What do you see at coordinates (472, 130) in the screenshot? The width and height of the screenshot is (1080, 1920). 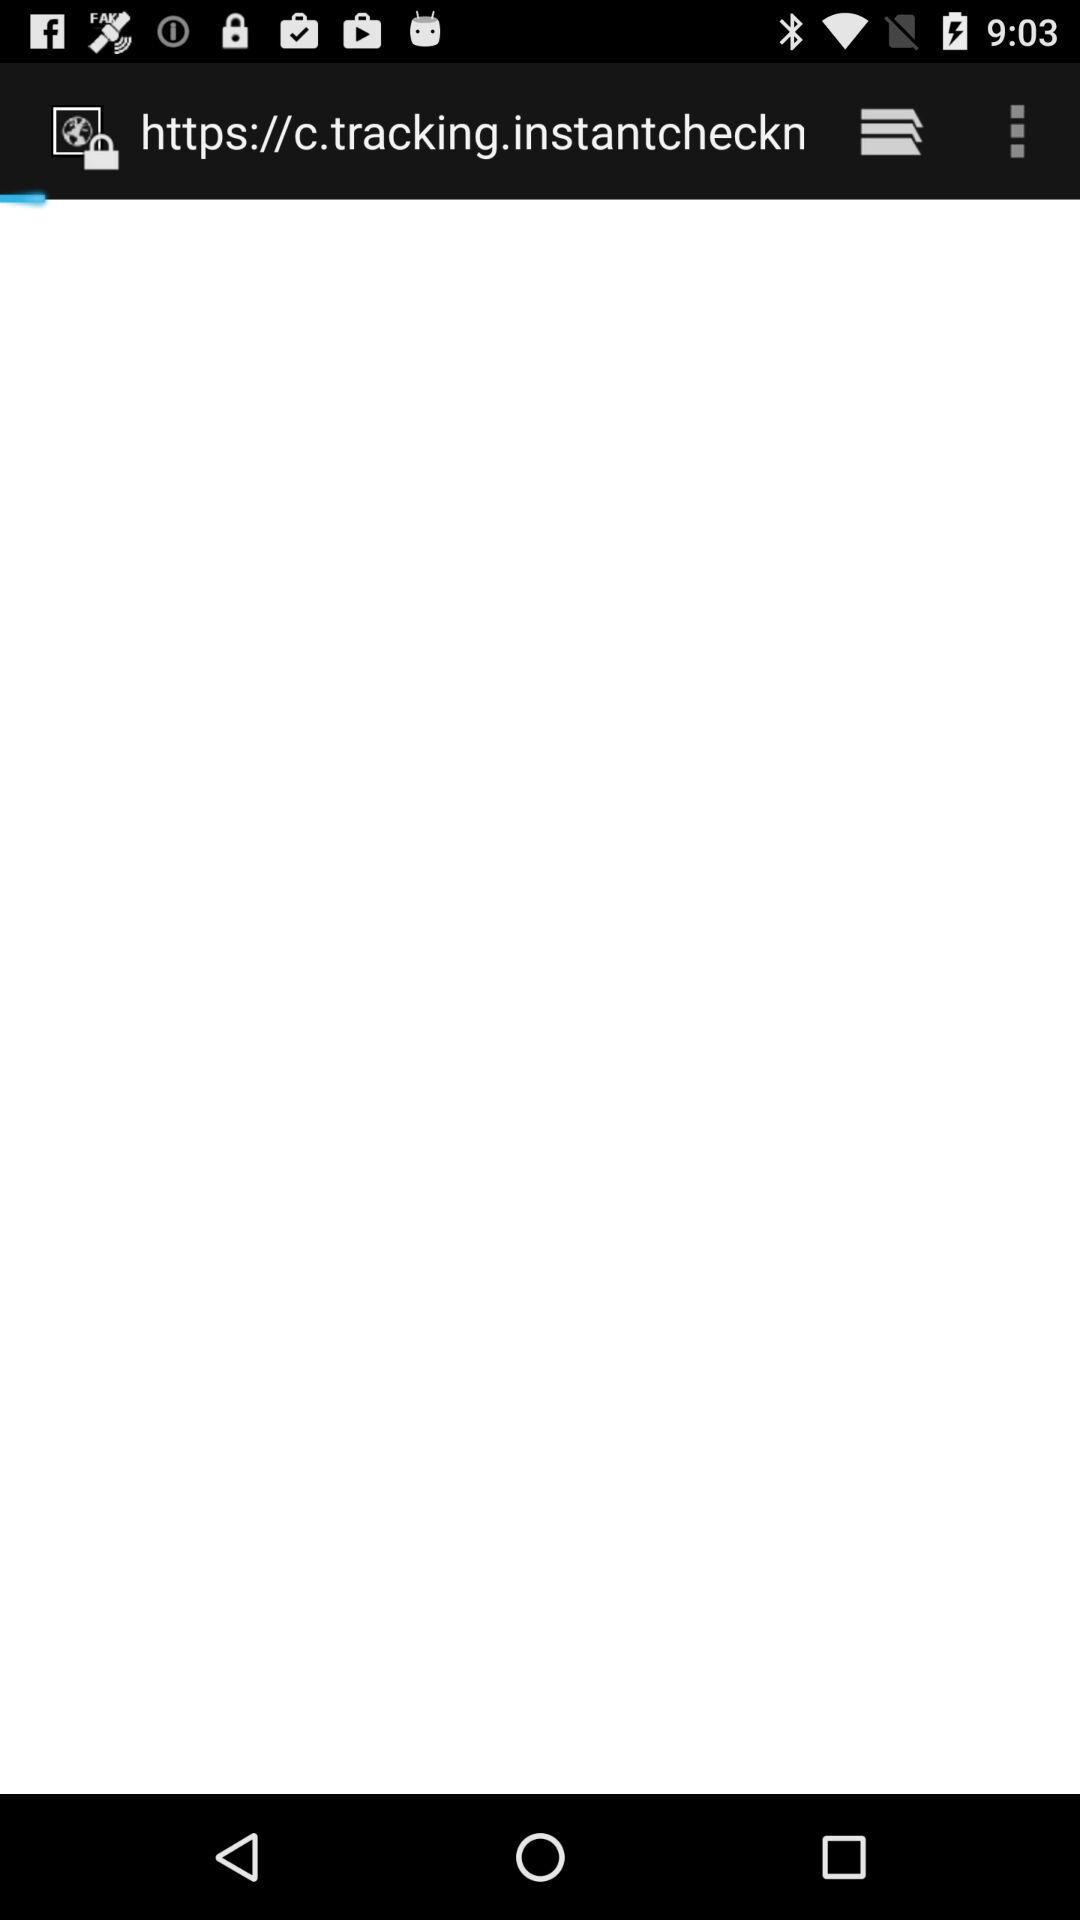 I see `the https www phone` at bounding box center [472, 130].